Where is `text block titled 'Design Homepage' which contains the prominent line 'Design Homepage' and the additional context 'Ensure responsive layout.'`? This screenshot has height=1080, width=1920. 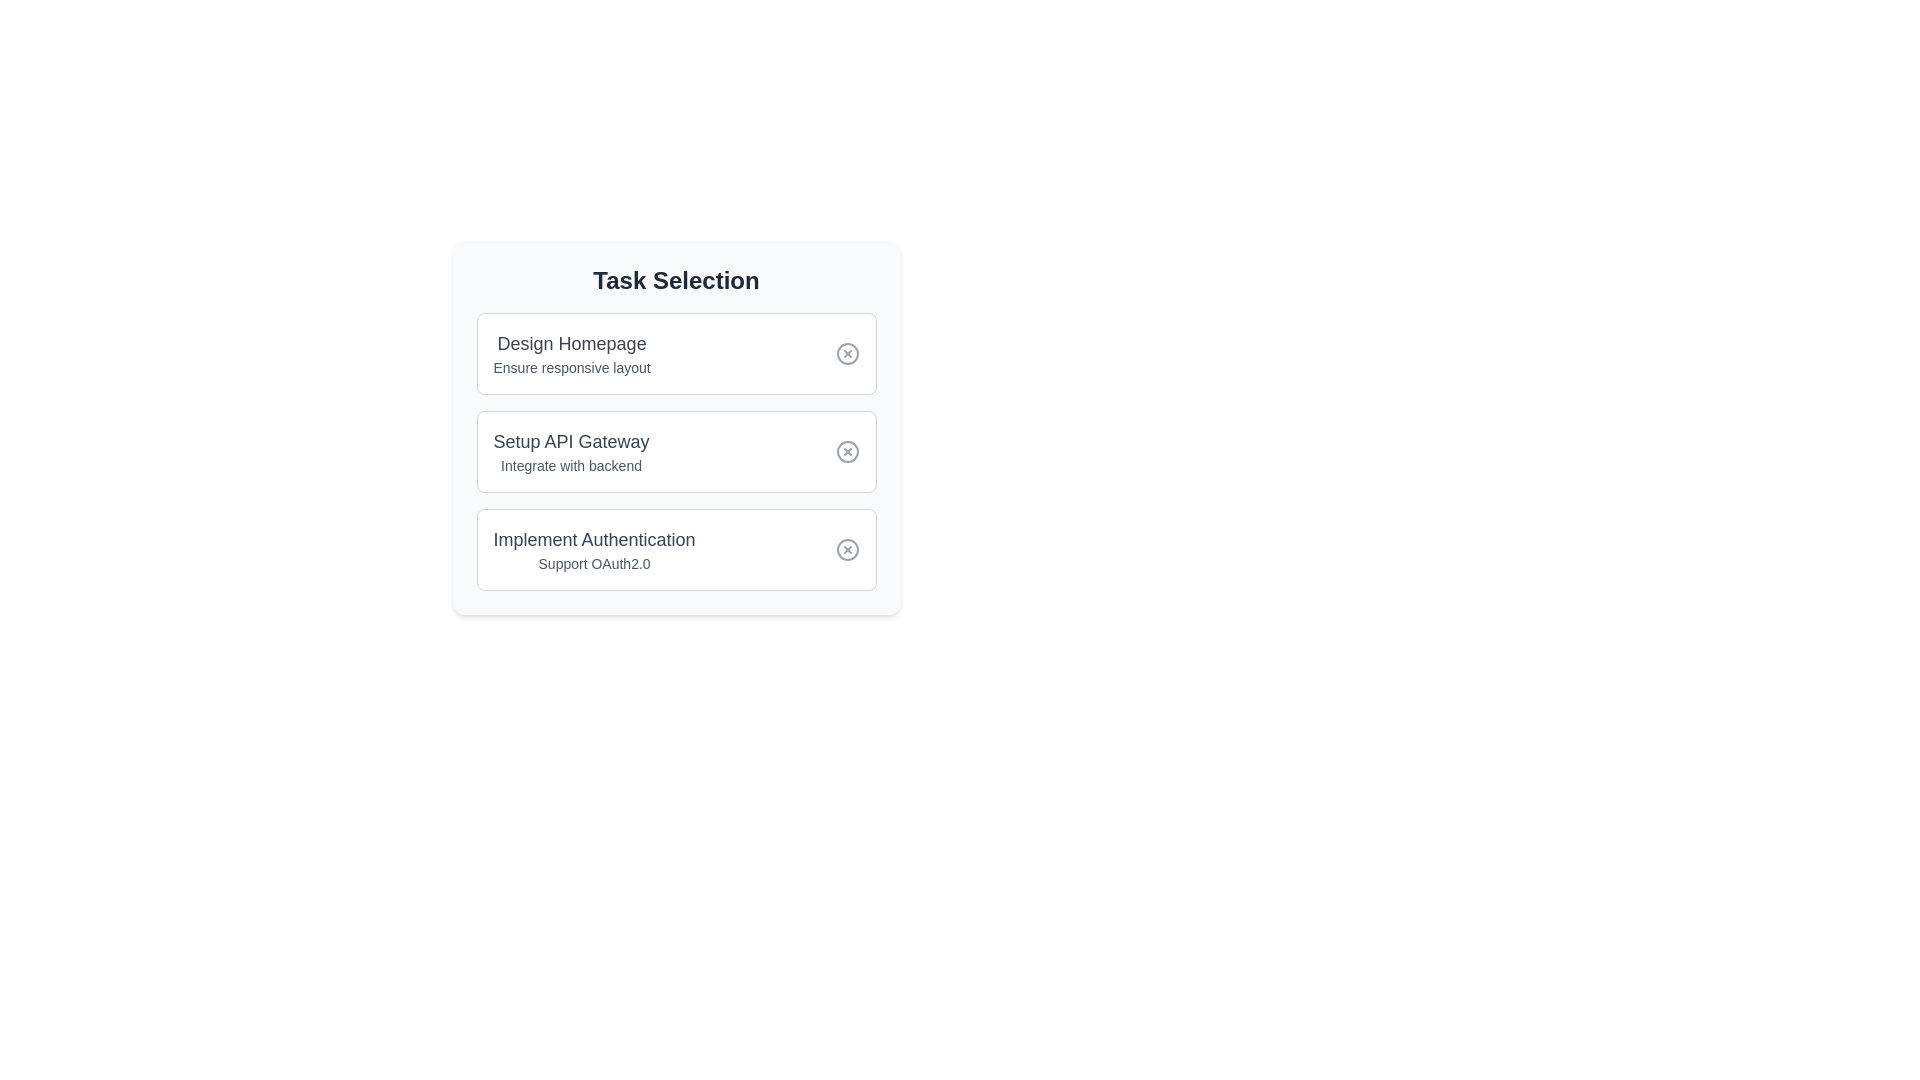
text block titled 'Design Homepage' which contains the prominent line 'Design Homepage' and the additional context 'Ensure responsive layout.' is located at coordinates (571, 353).